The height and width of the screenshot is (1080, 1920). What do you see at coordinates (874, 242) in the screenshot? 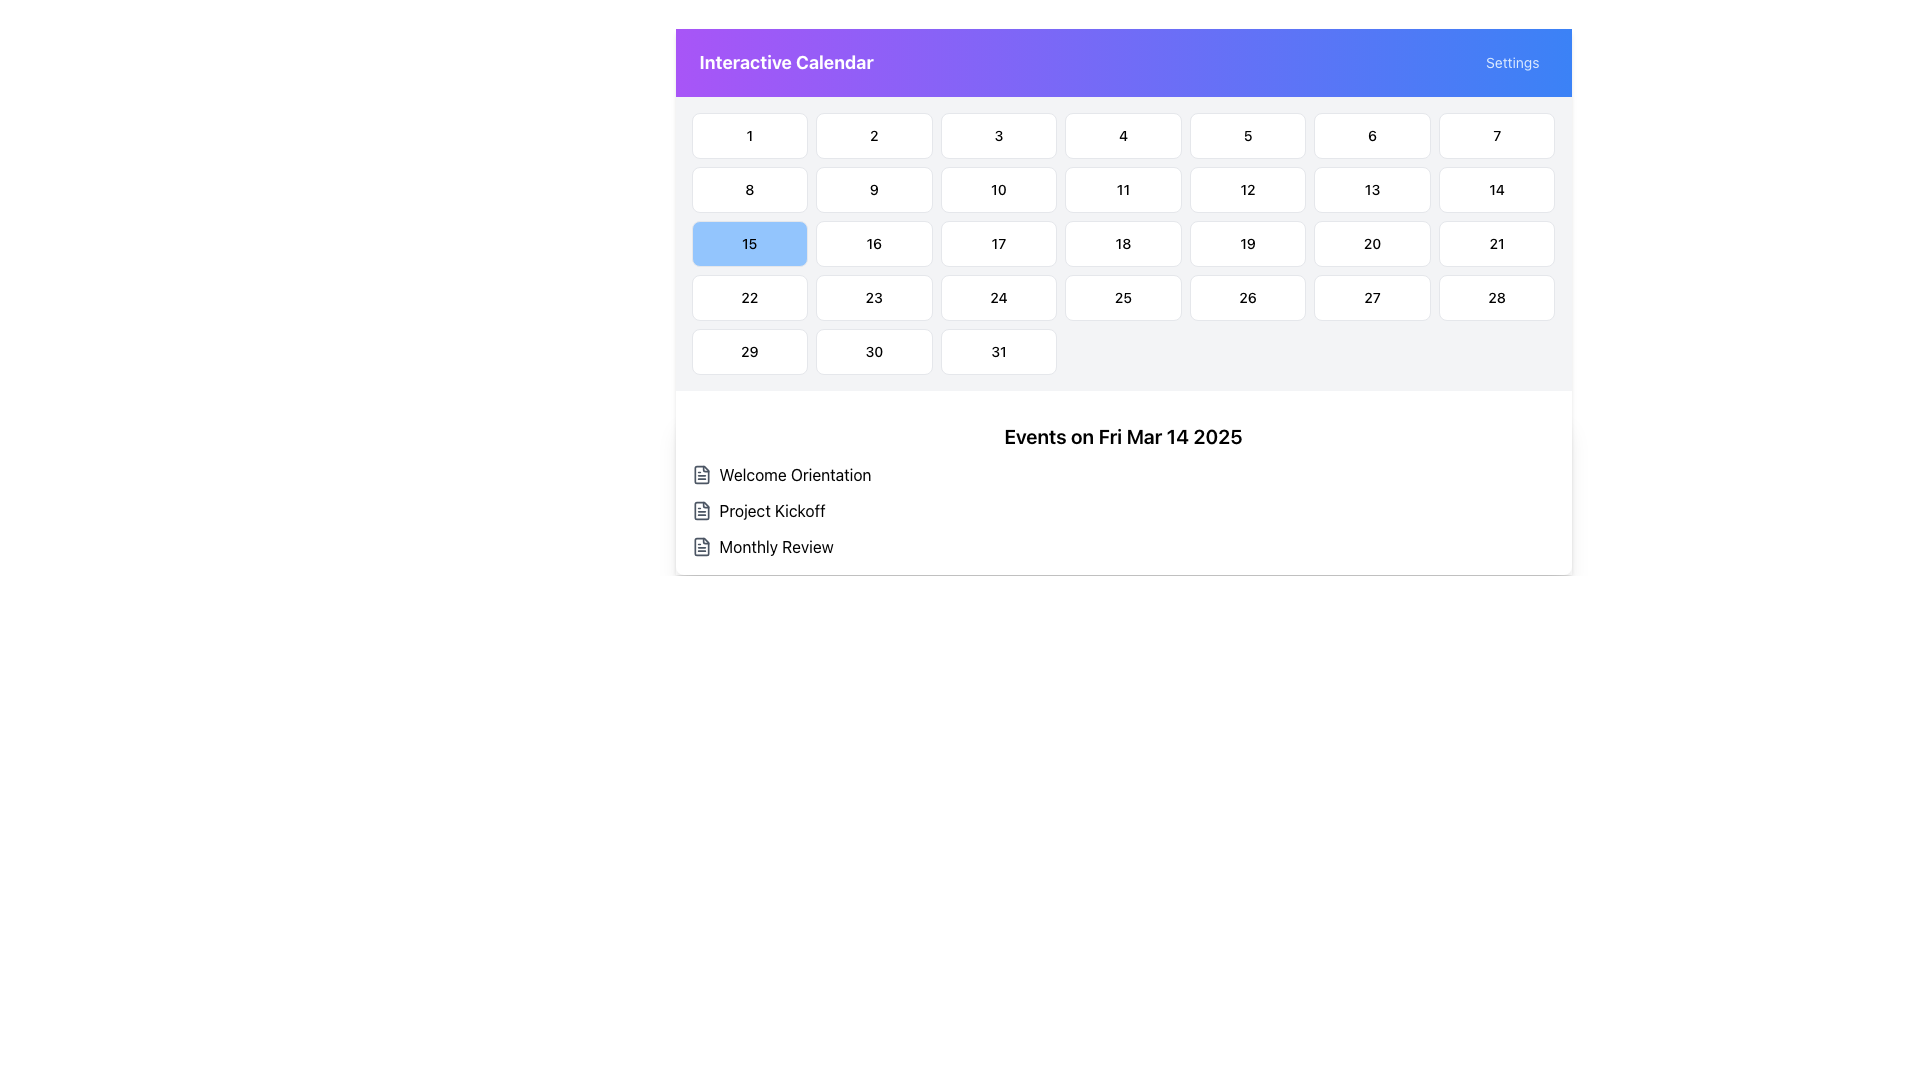
I see `the text label displaying the number '16' located within the calendar grid in the fourth column and second row` at bounding box center [874, 242].